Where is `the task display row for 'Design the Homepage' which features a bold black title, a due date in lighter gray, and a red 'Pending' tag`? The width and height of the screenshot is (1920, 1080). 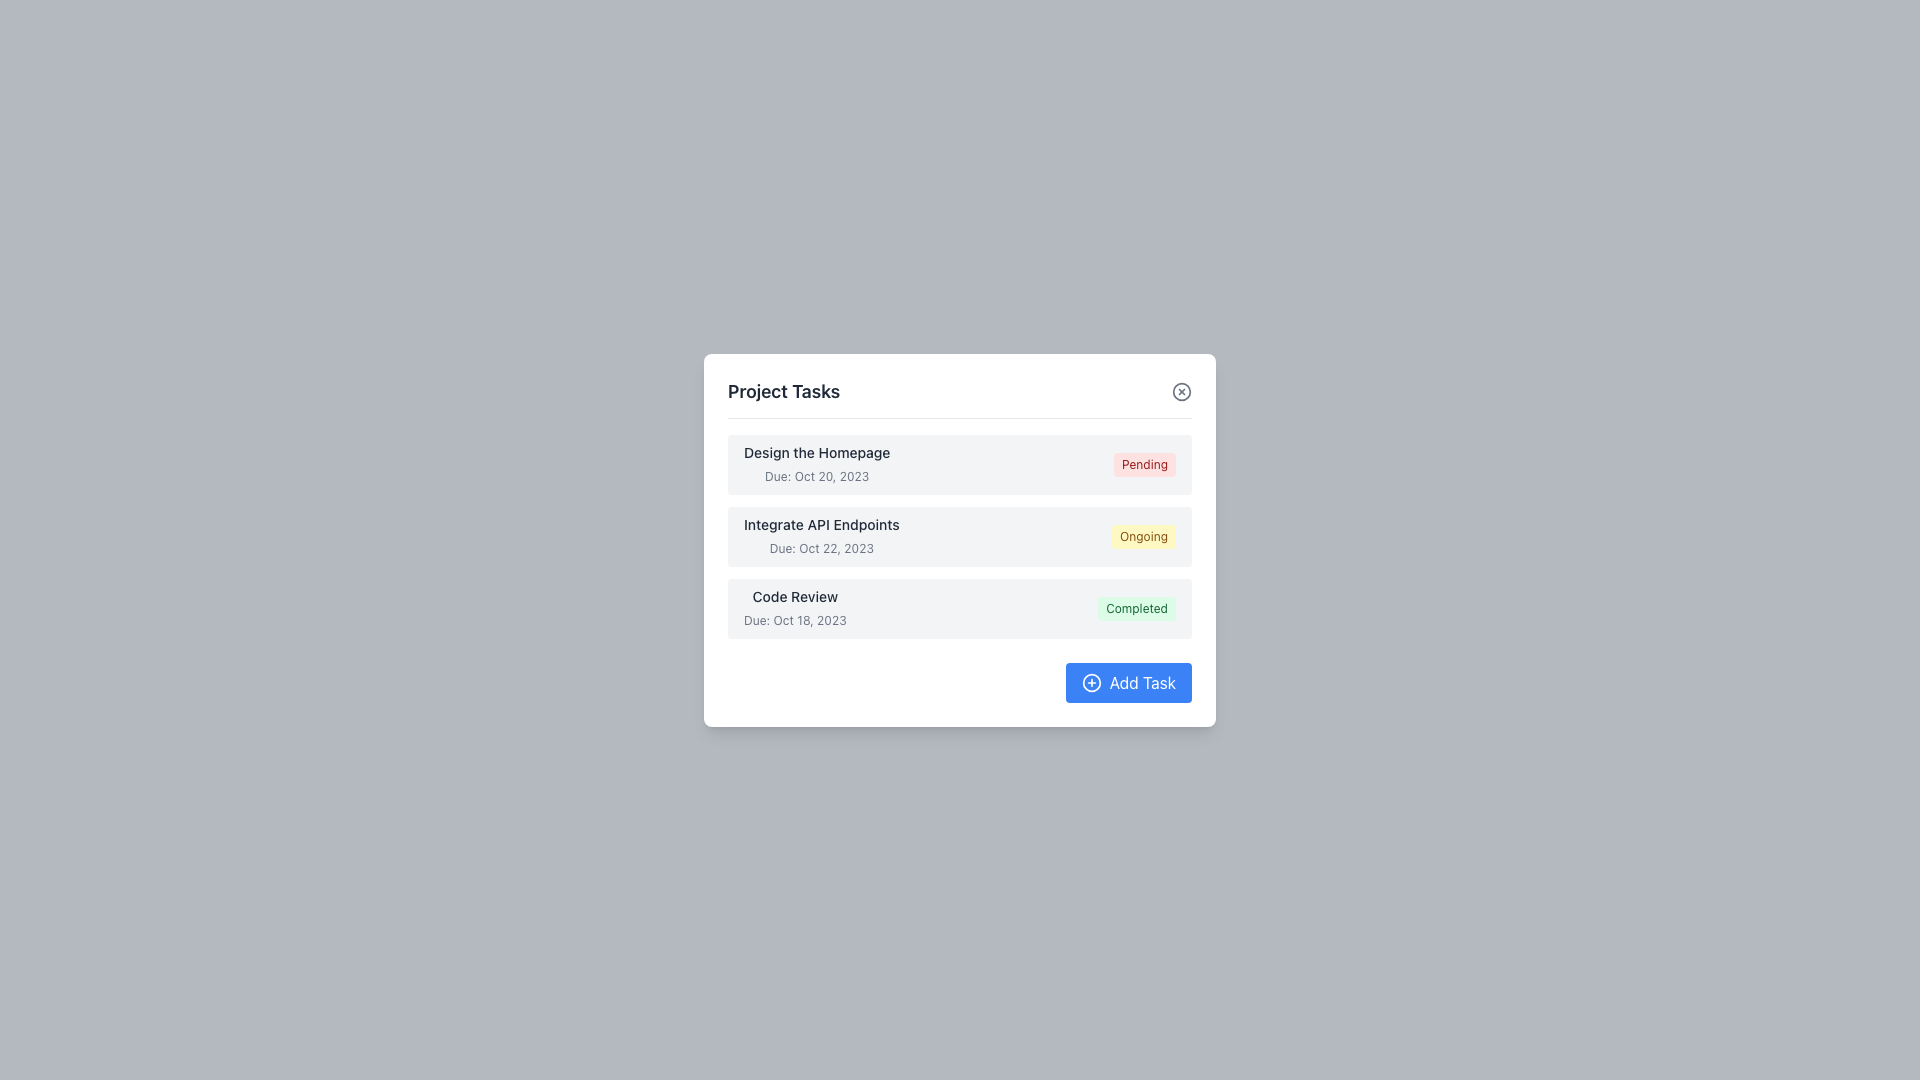 the task display row for 'Design the Homepage' which features a bold black title, a due date in lighter gray, and a red 'Pending' tag is located at coordinates (960, 464).